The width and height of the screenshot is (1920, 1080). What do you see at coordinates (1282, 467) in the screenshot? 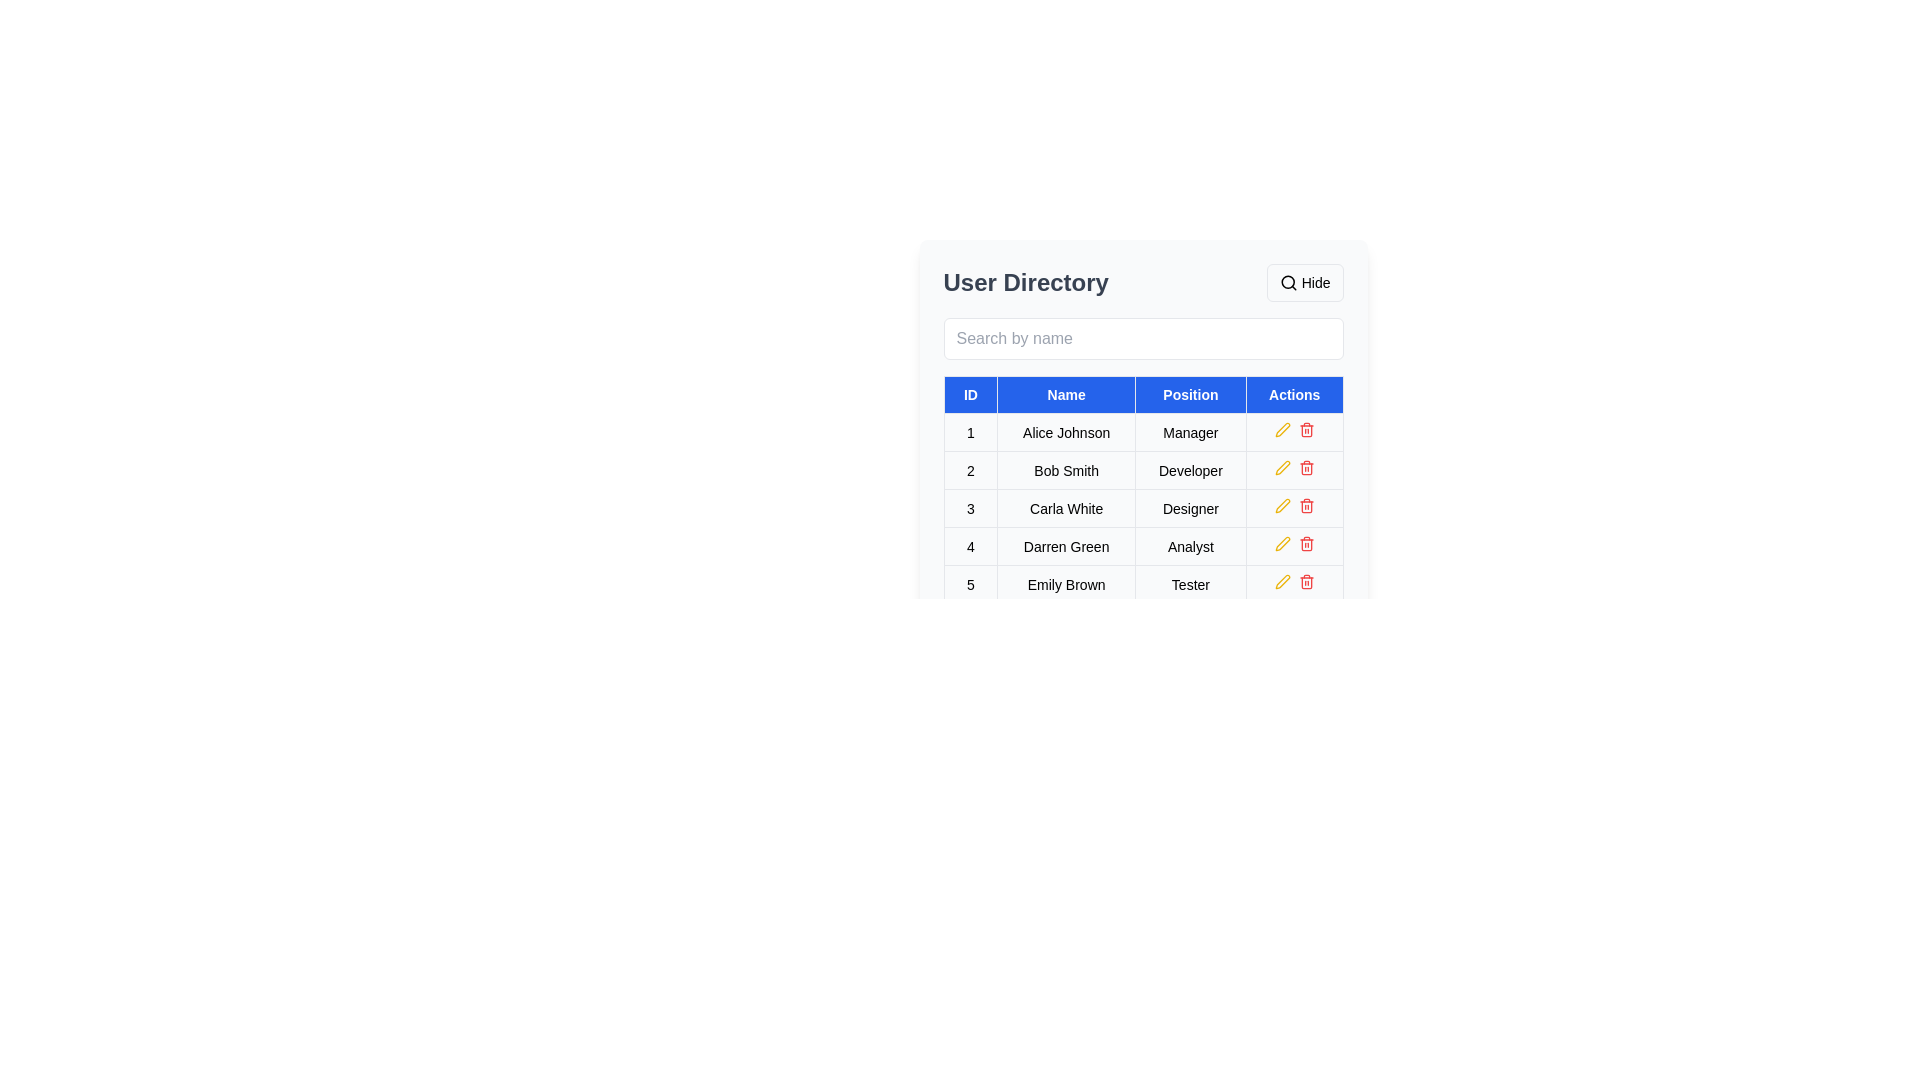
I see `the edit icon button located in the 'Actions' column of the second row in the table, associated with the 'Developer' position, to initiate an edit action` at bounding box center [1282, 467].